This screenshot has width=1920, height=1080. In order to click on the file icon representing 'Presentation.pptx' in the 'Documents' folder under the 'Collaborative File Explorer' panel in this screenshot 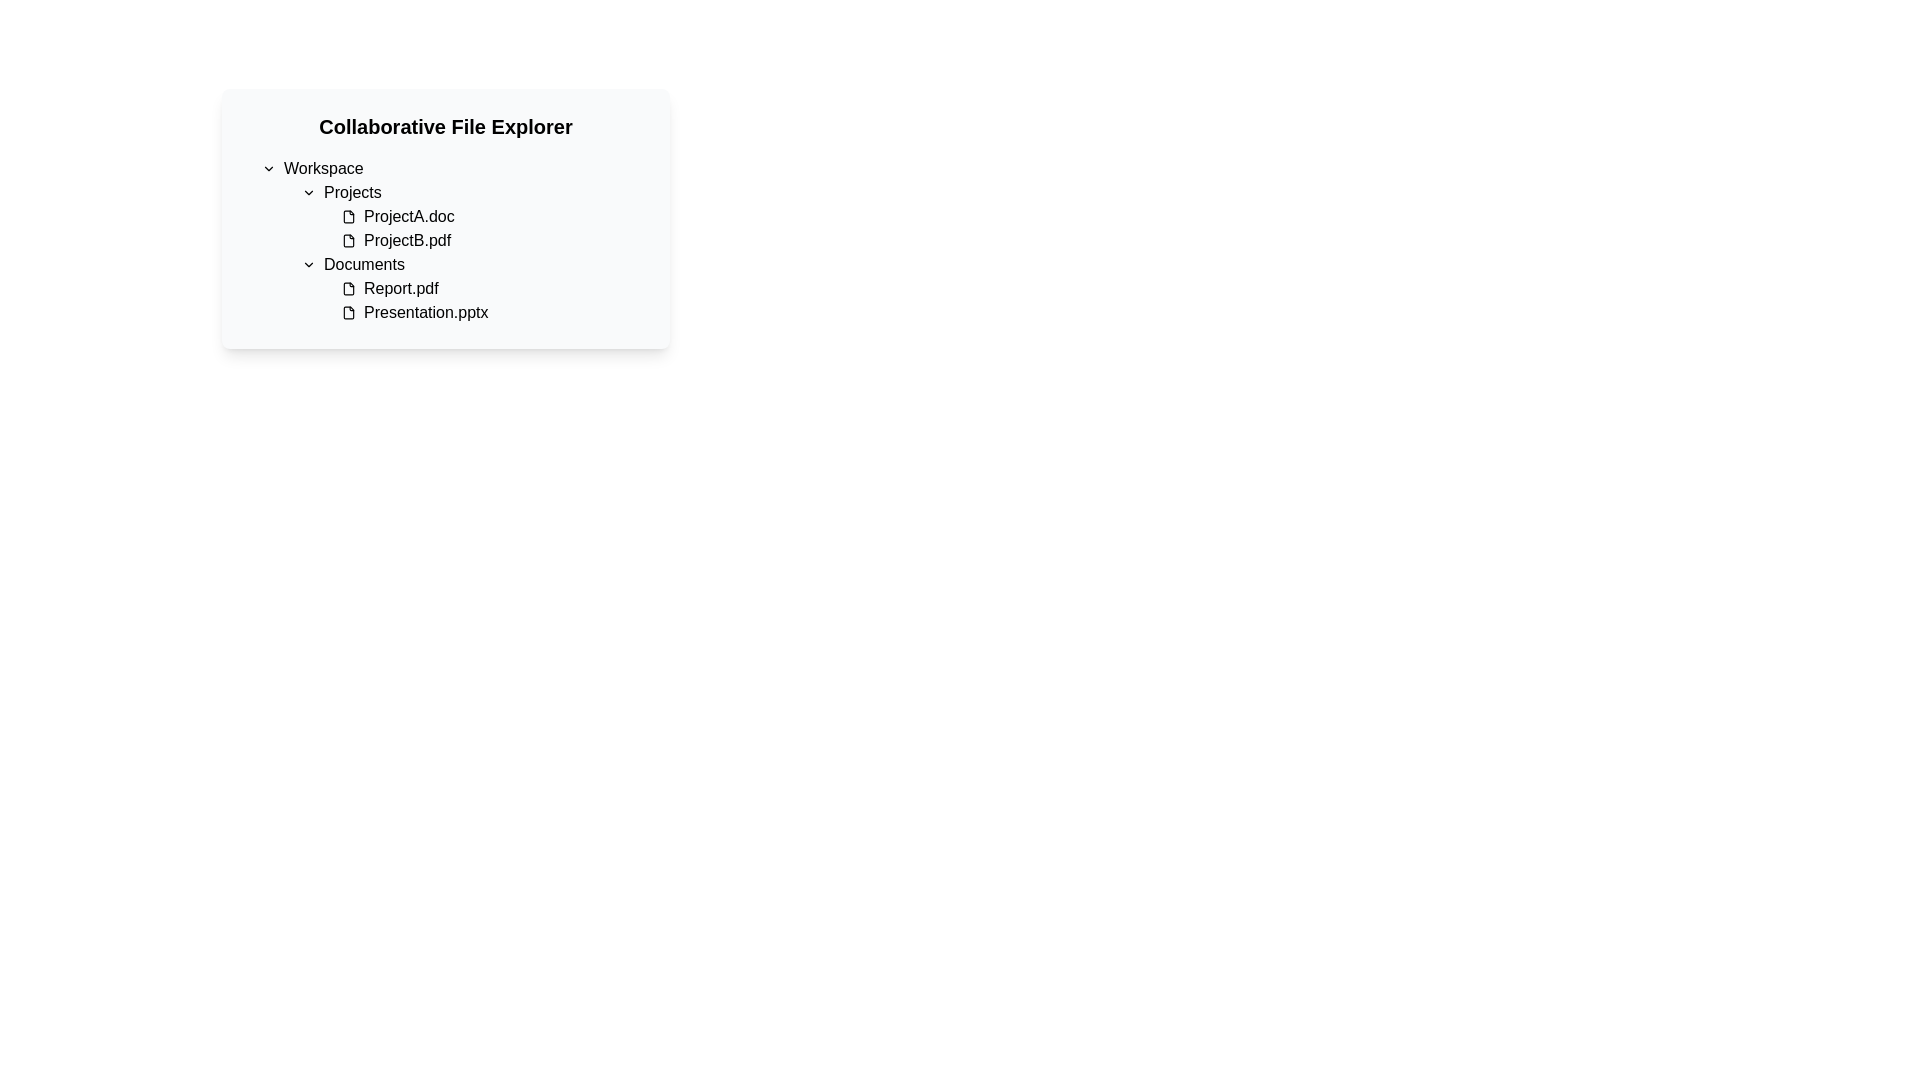, I will do `click(349, 312)`.